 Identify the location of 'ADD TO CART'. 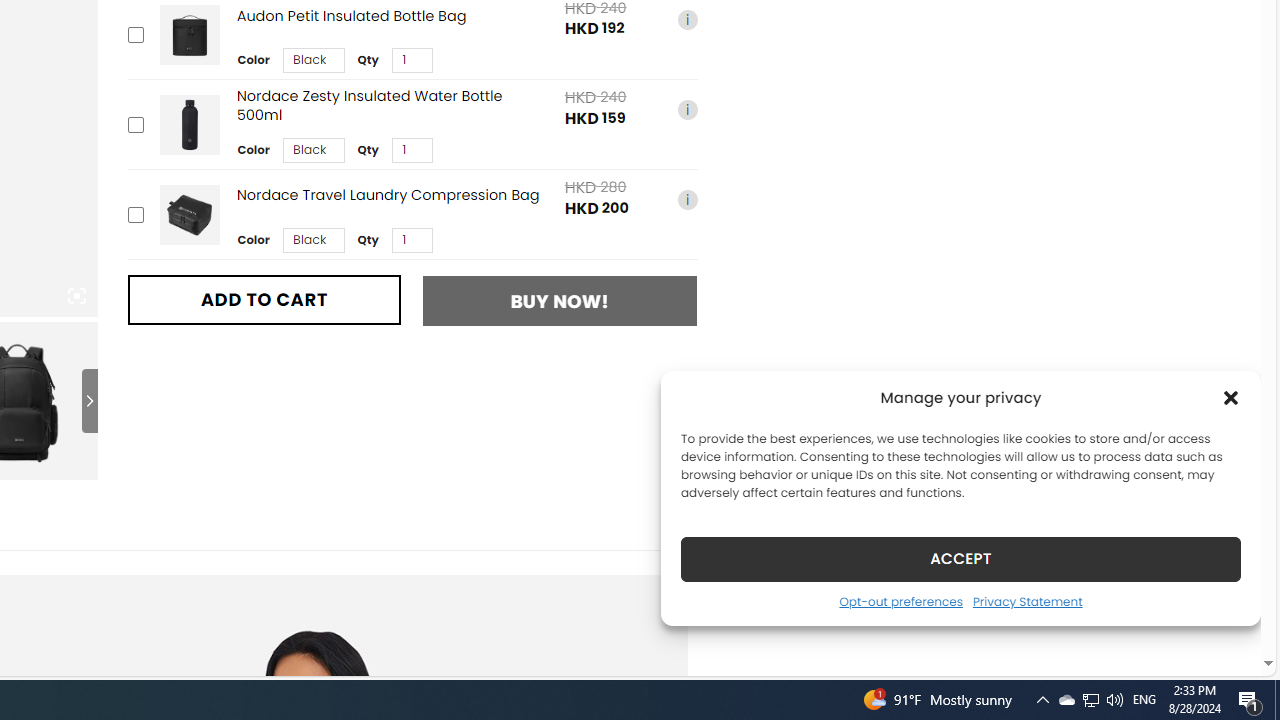
(263, 299).